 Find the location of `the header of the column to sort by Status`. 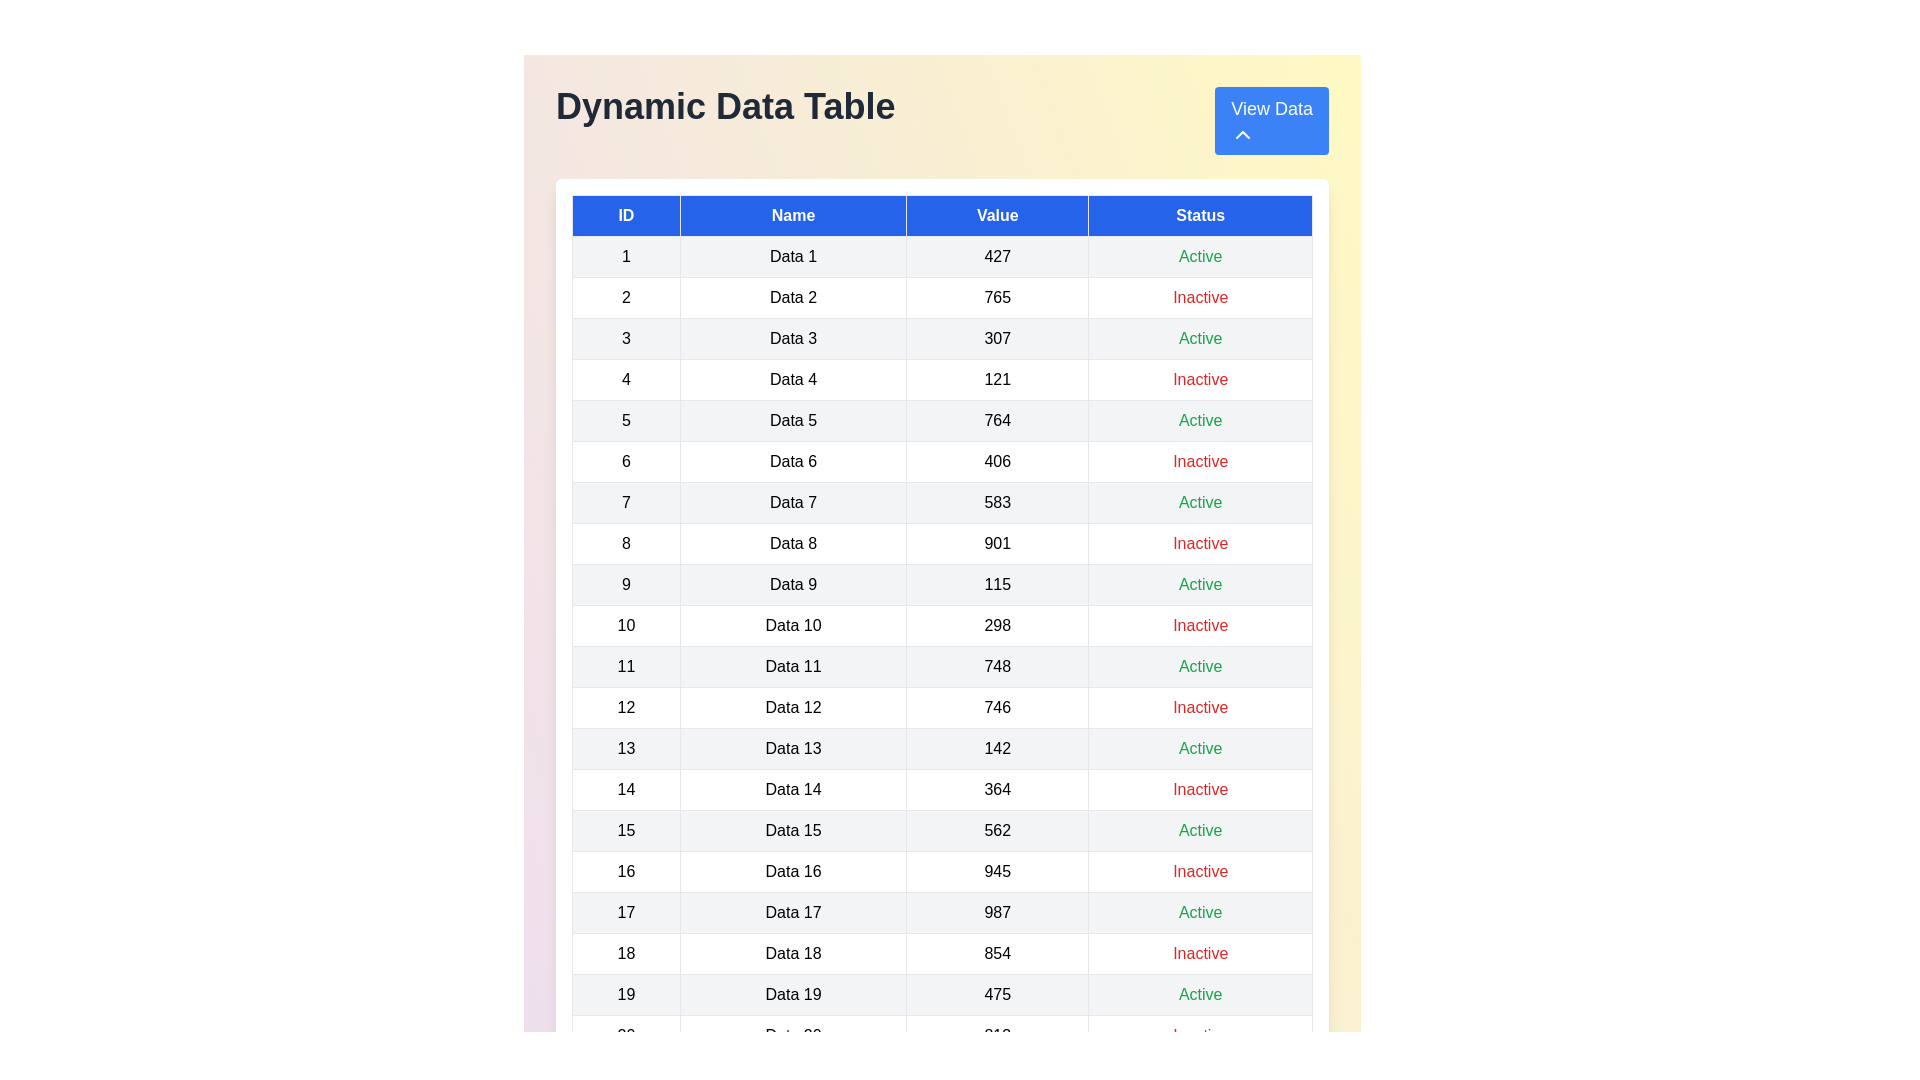

the header of the column to sort by Status is located at coordinates (1200, 216).